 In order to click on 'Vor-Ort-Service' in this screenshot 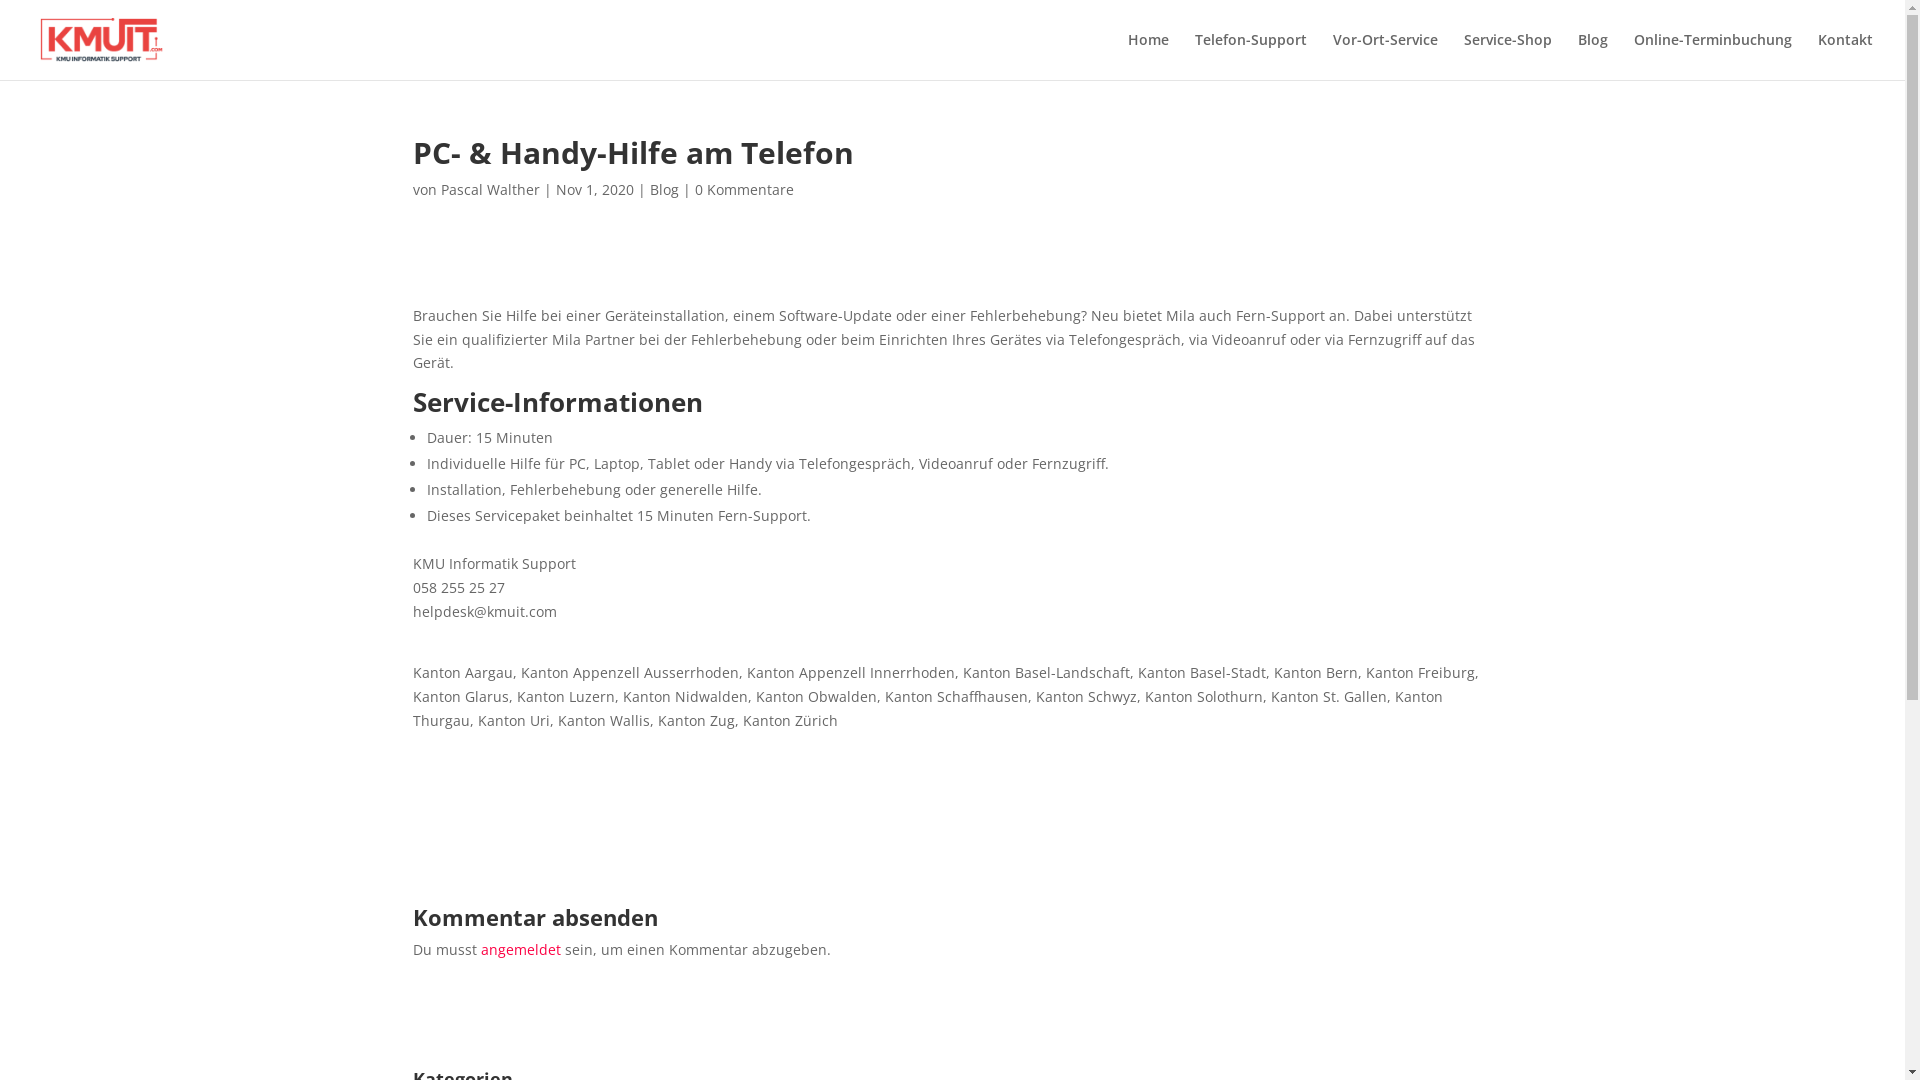, I will do `click(1384, 55)`.